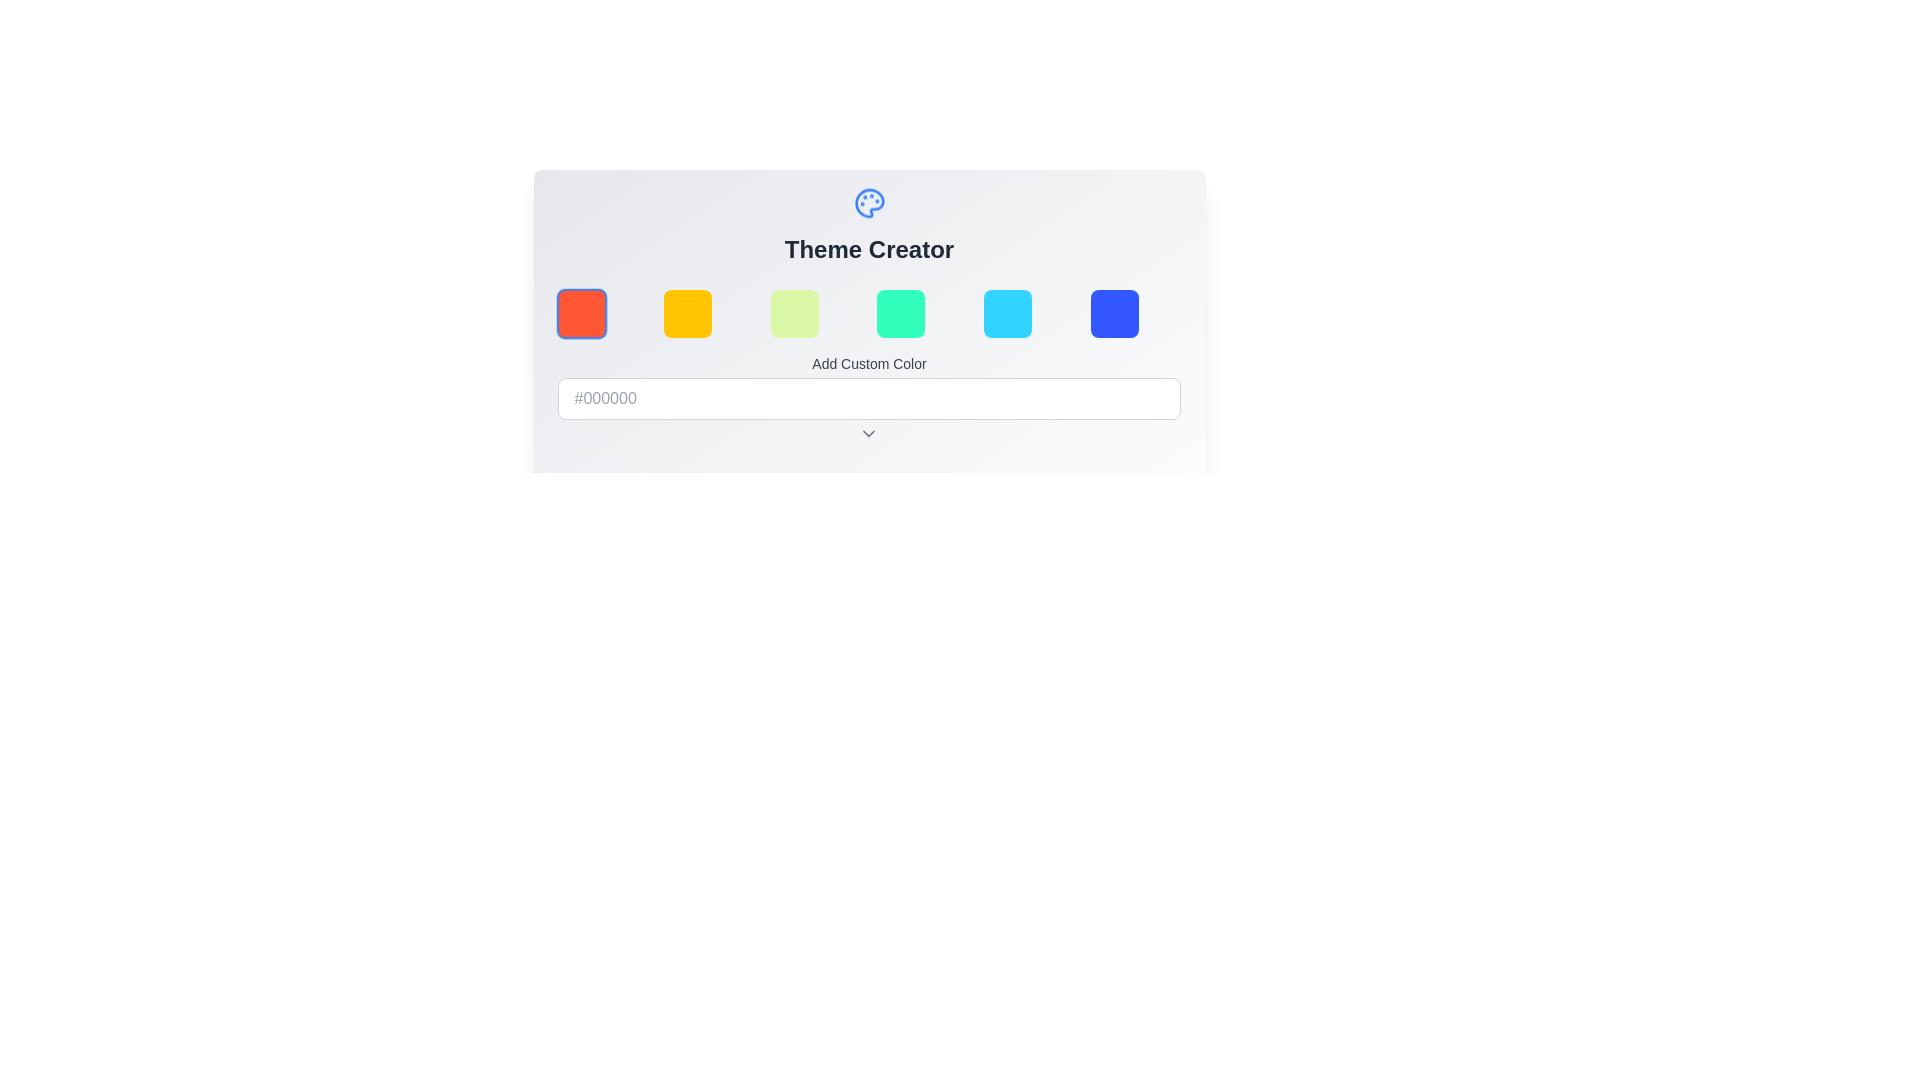  I want to click on the central circular SVG graphic element resembling a palette, which is colored in blue and located prominently above the 'Theme Creator' text, so click(869, 204).